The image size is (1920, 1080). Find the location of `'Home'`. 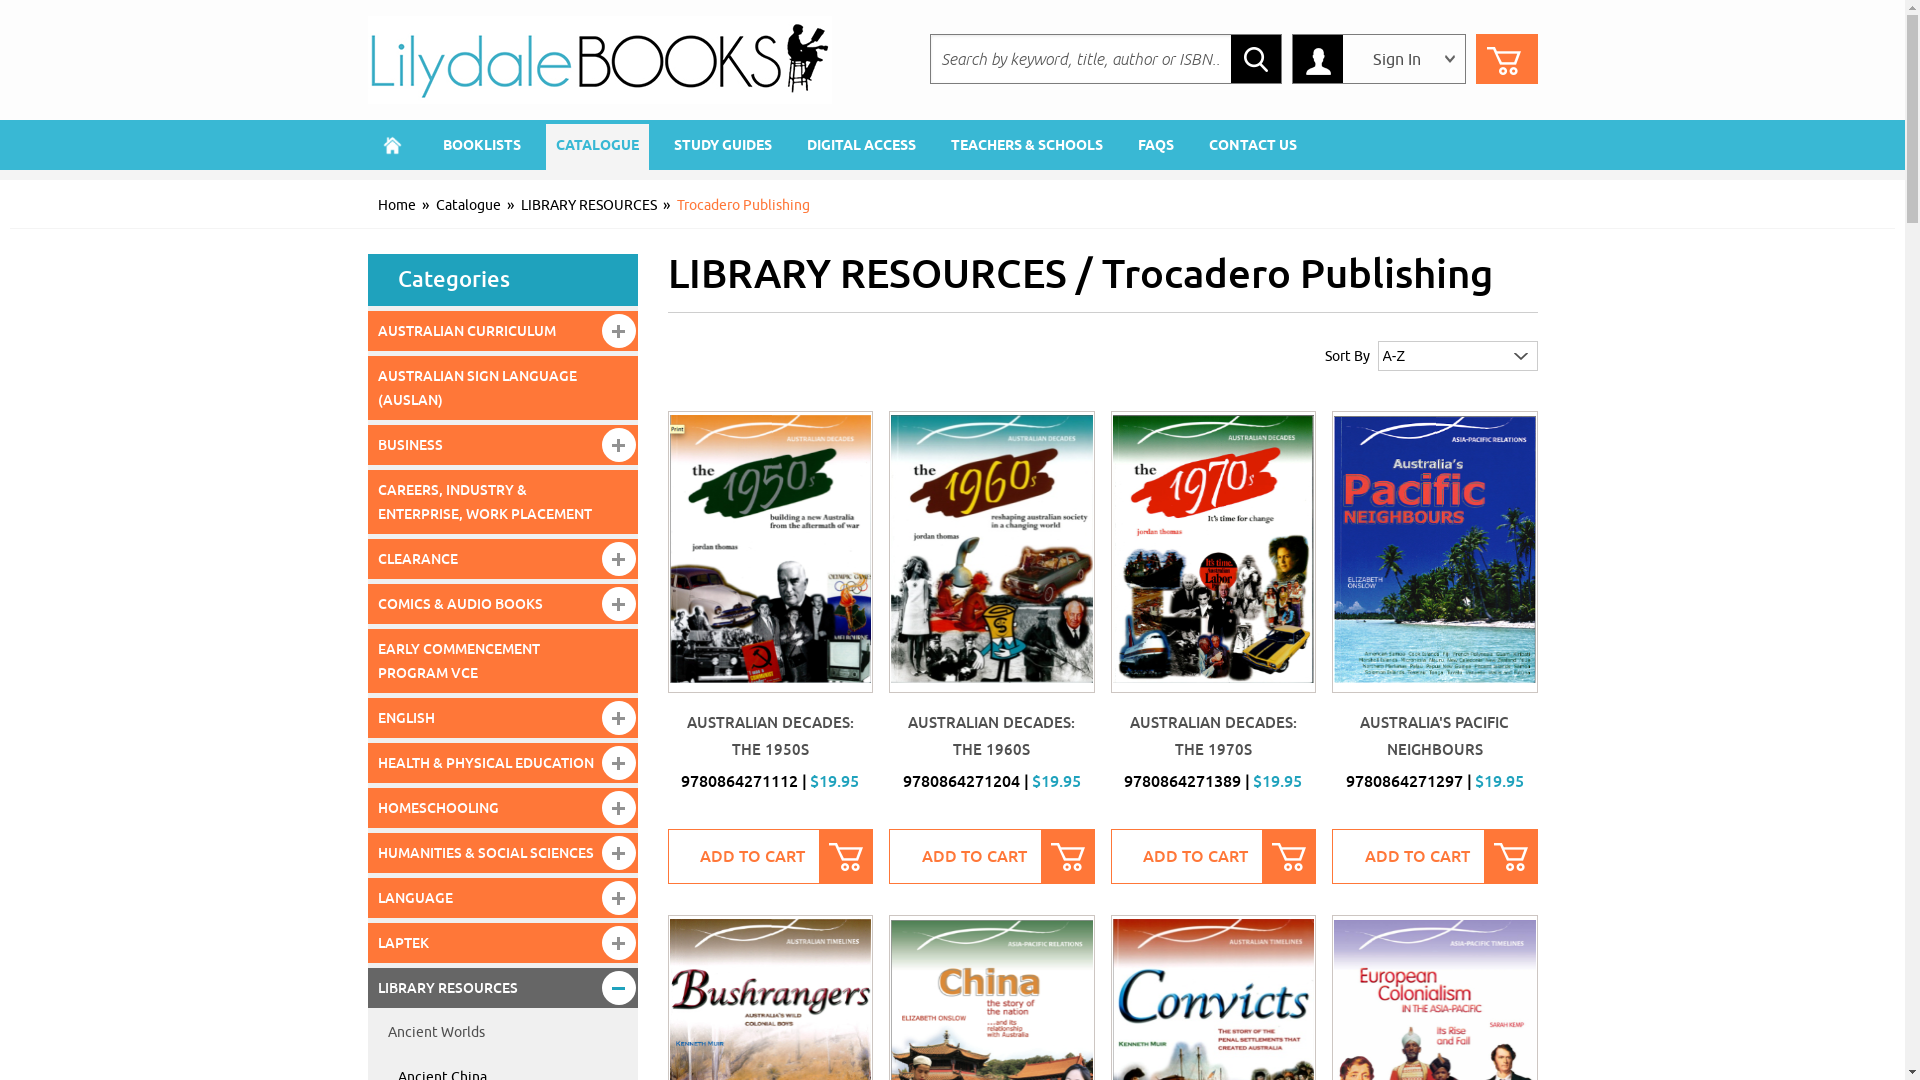

'Home' is located at coordinates (393, 144).